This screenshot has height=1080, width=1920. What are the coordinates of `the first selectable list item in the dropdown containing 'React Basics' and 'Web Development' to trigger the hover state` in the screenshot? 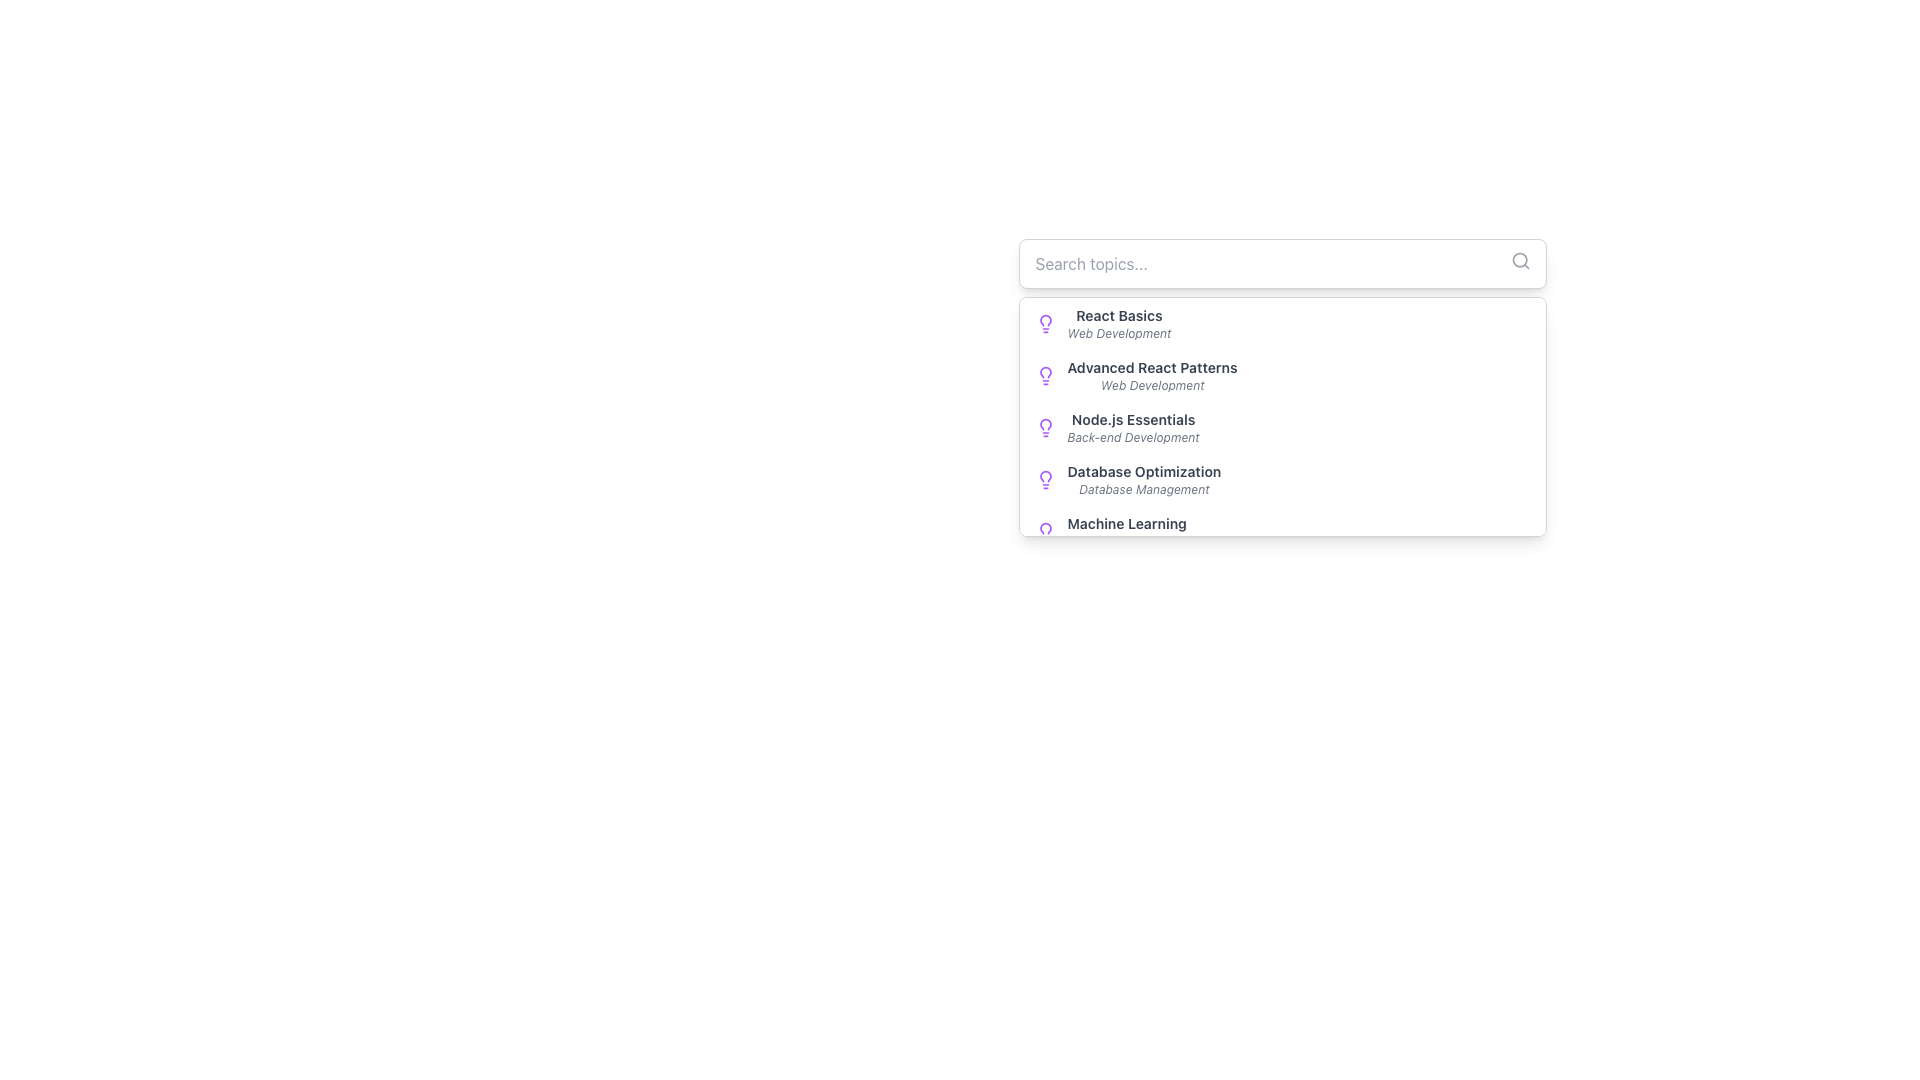 It's located at (1282, 323).